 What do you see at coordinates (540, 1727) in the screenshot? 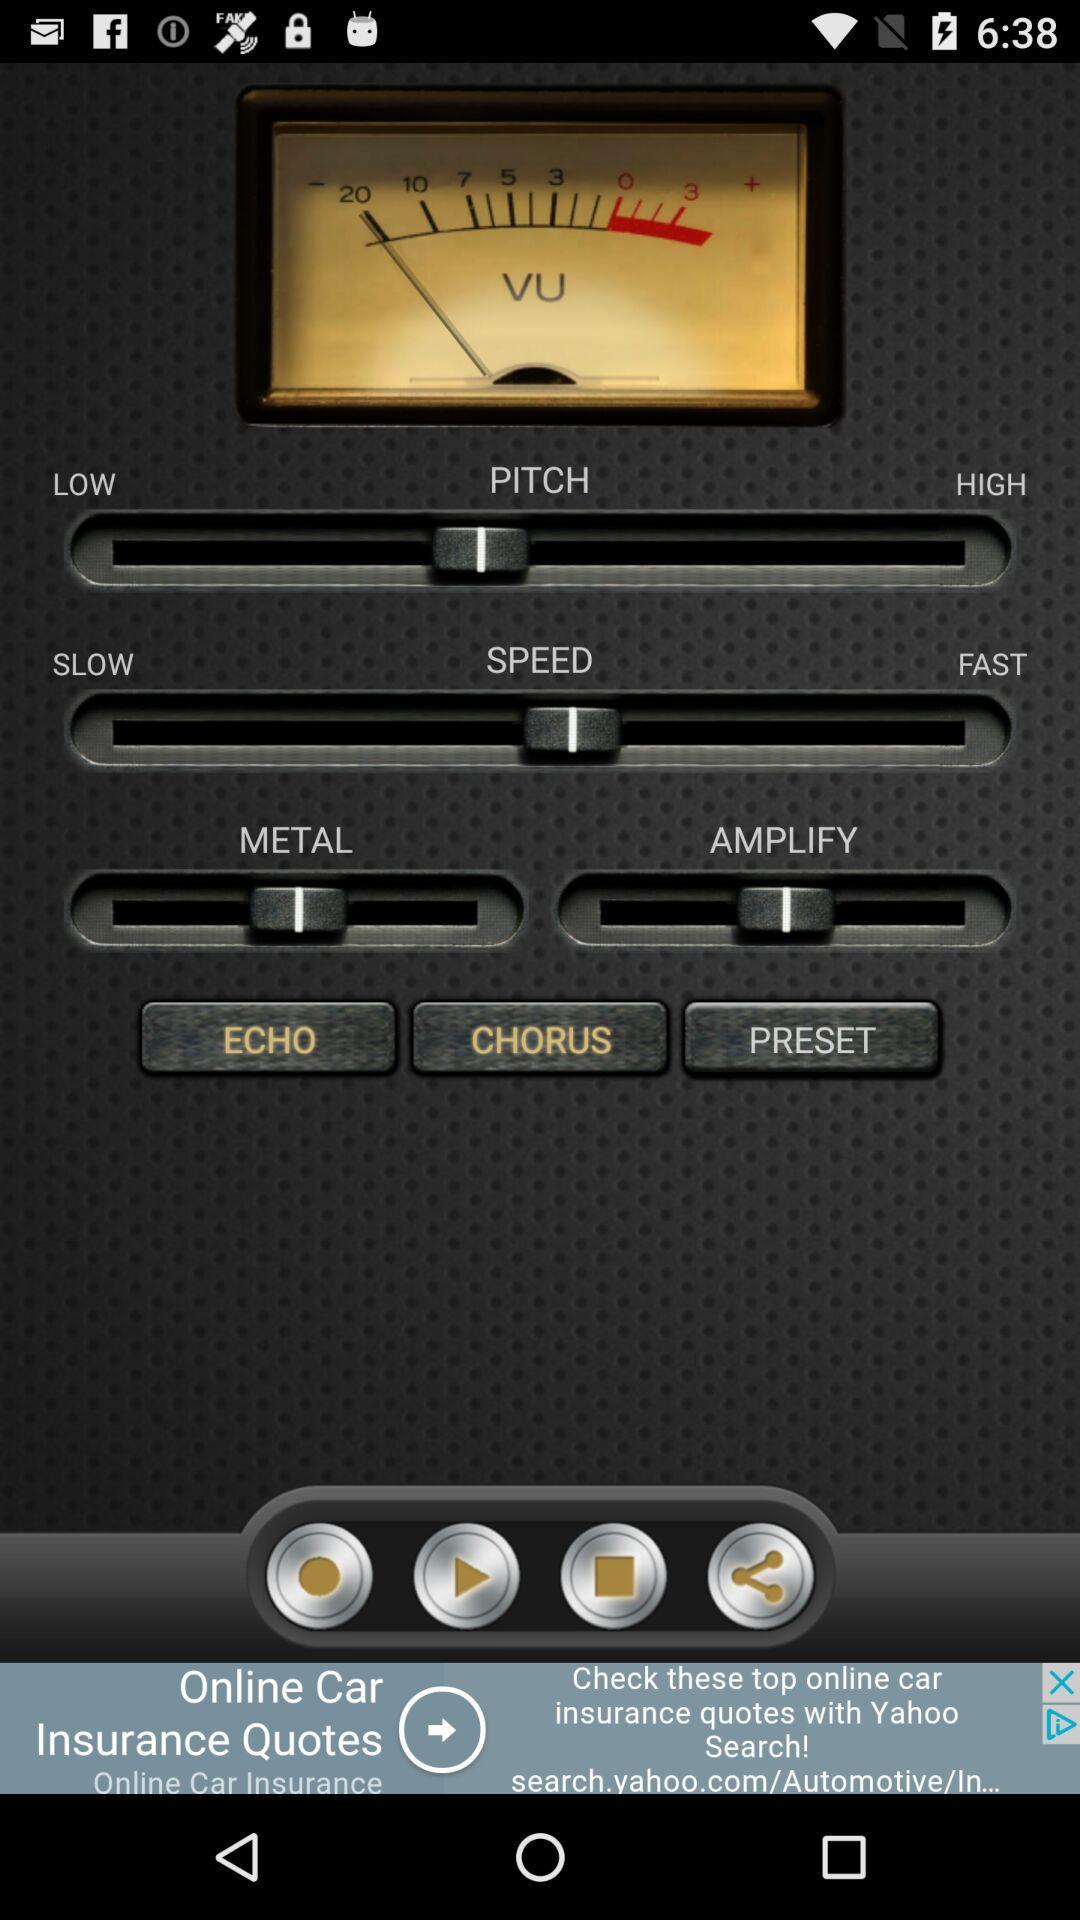
I see `open` at bounding box center [540, 1727].